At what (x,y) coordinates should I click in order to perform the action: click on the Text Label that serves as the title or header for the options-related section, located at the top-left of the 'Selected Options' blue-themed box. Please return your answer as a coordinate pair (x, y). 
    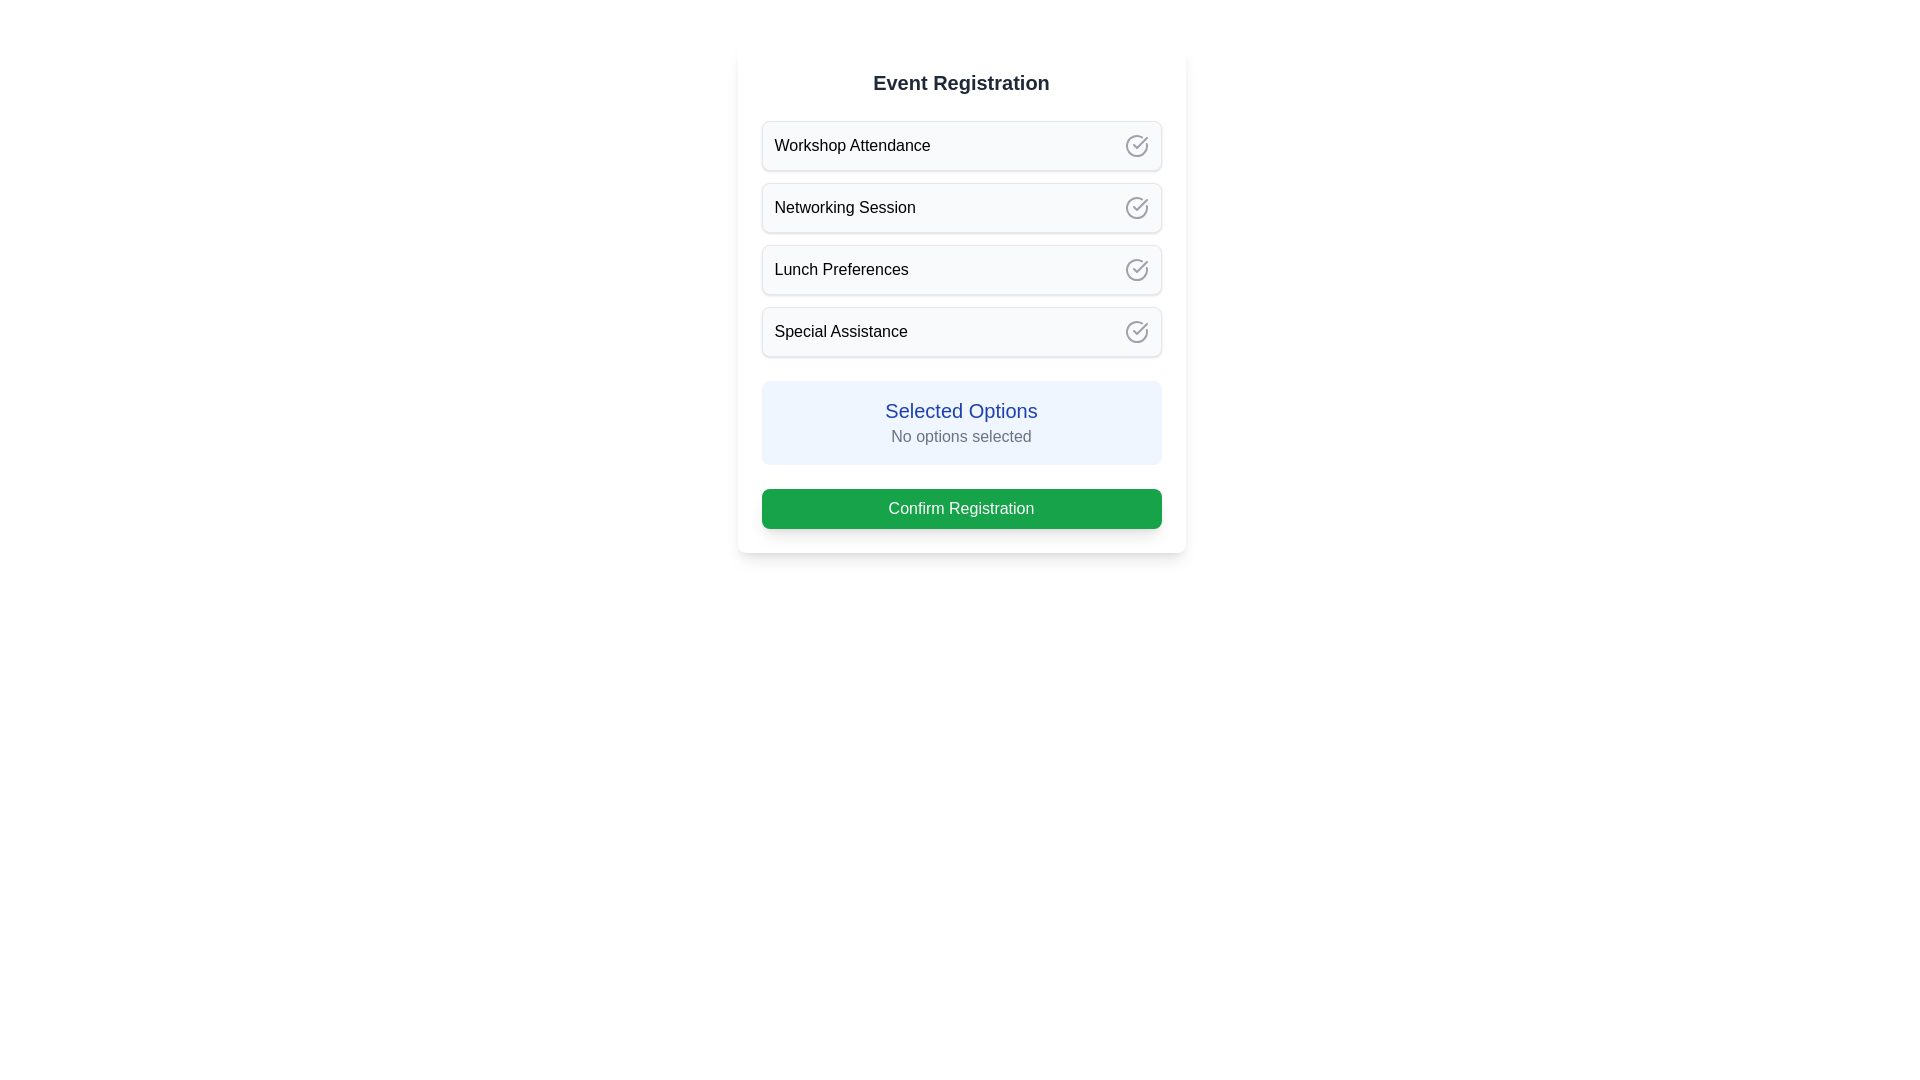
    Looking at the image, I should click on (961, 410).